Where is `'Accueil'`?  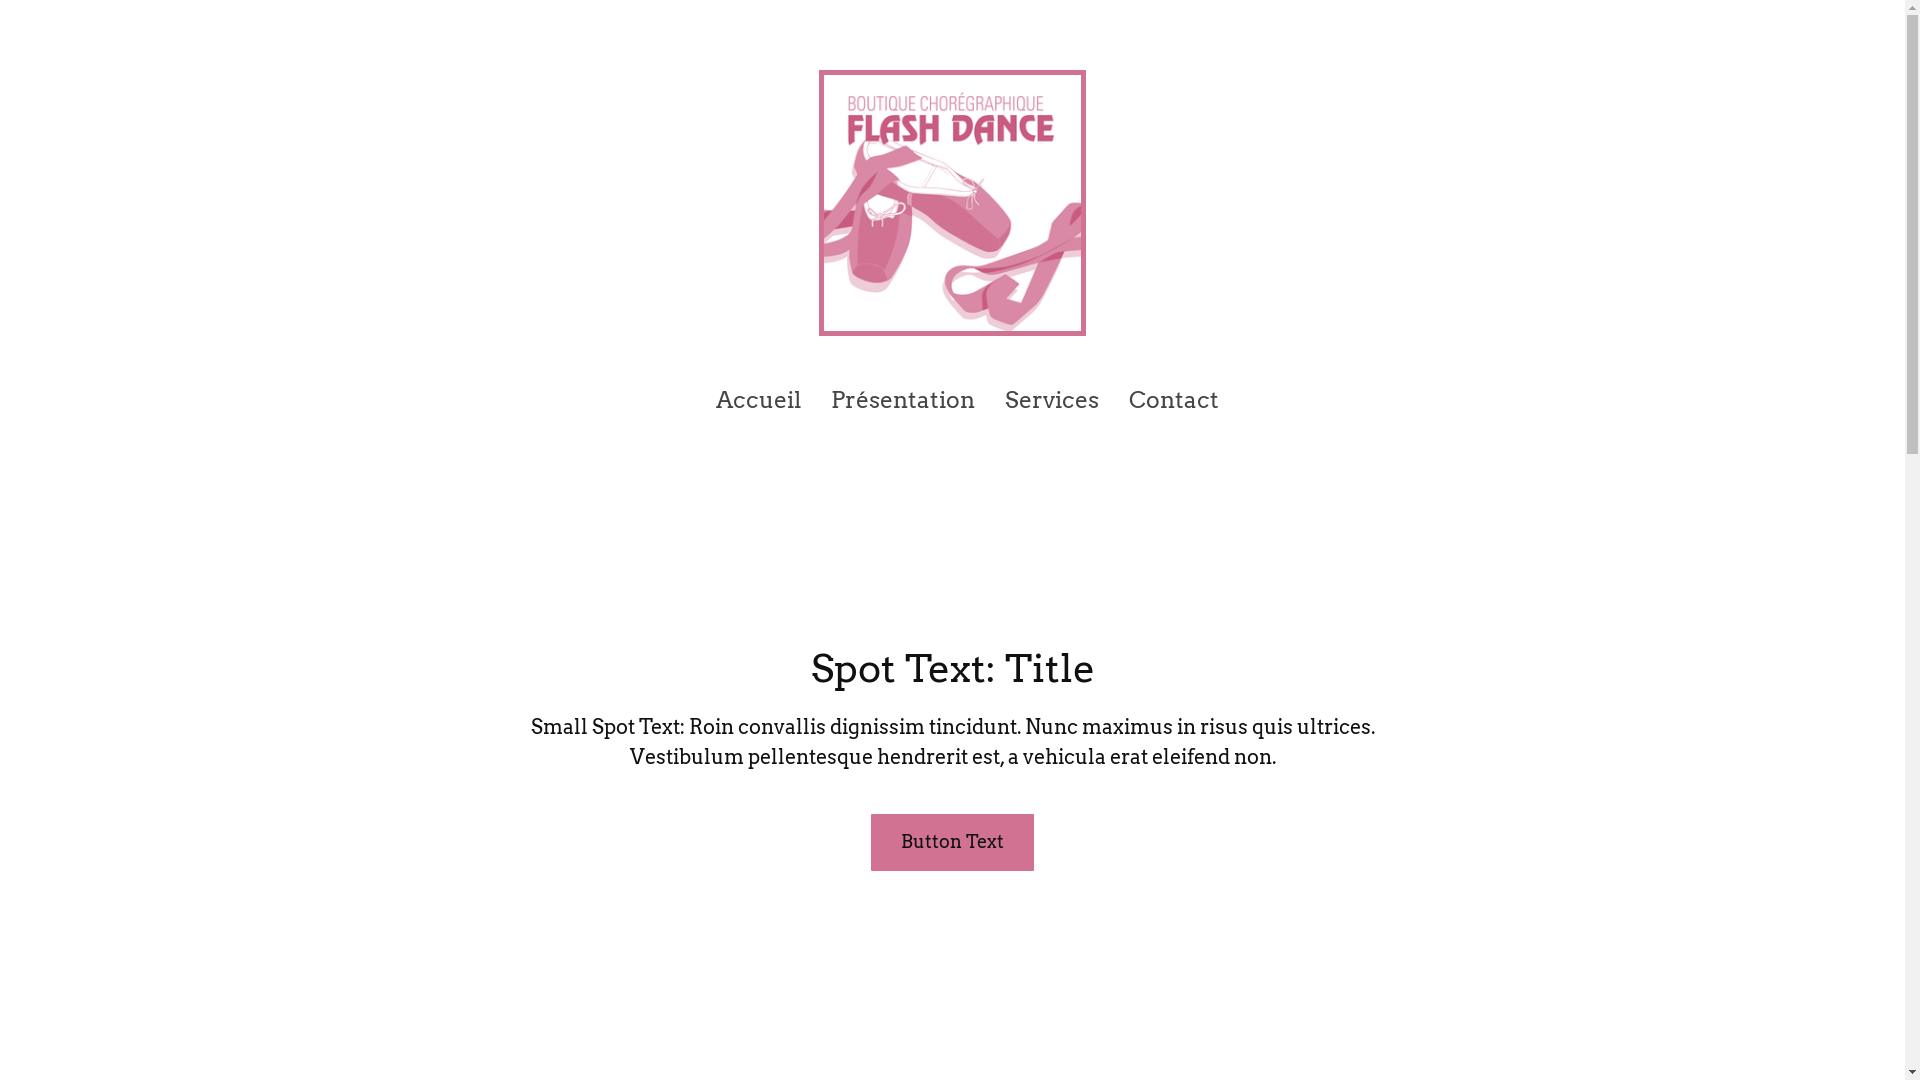 'Accueil' is located at coordinates (715, 400).